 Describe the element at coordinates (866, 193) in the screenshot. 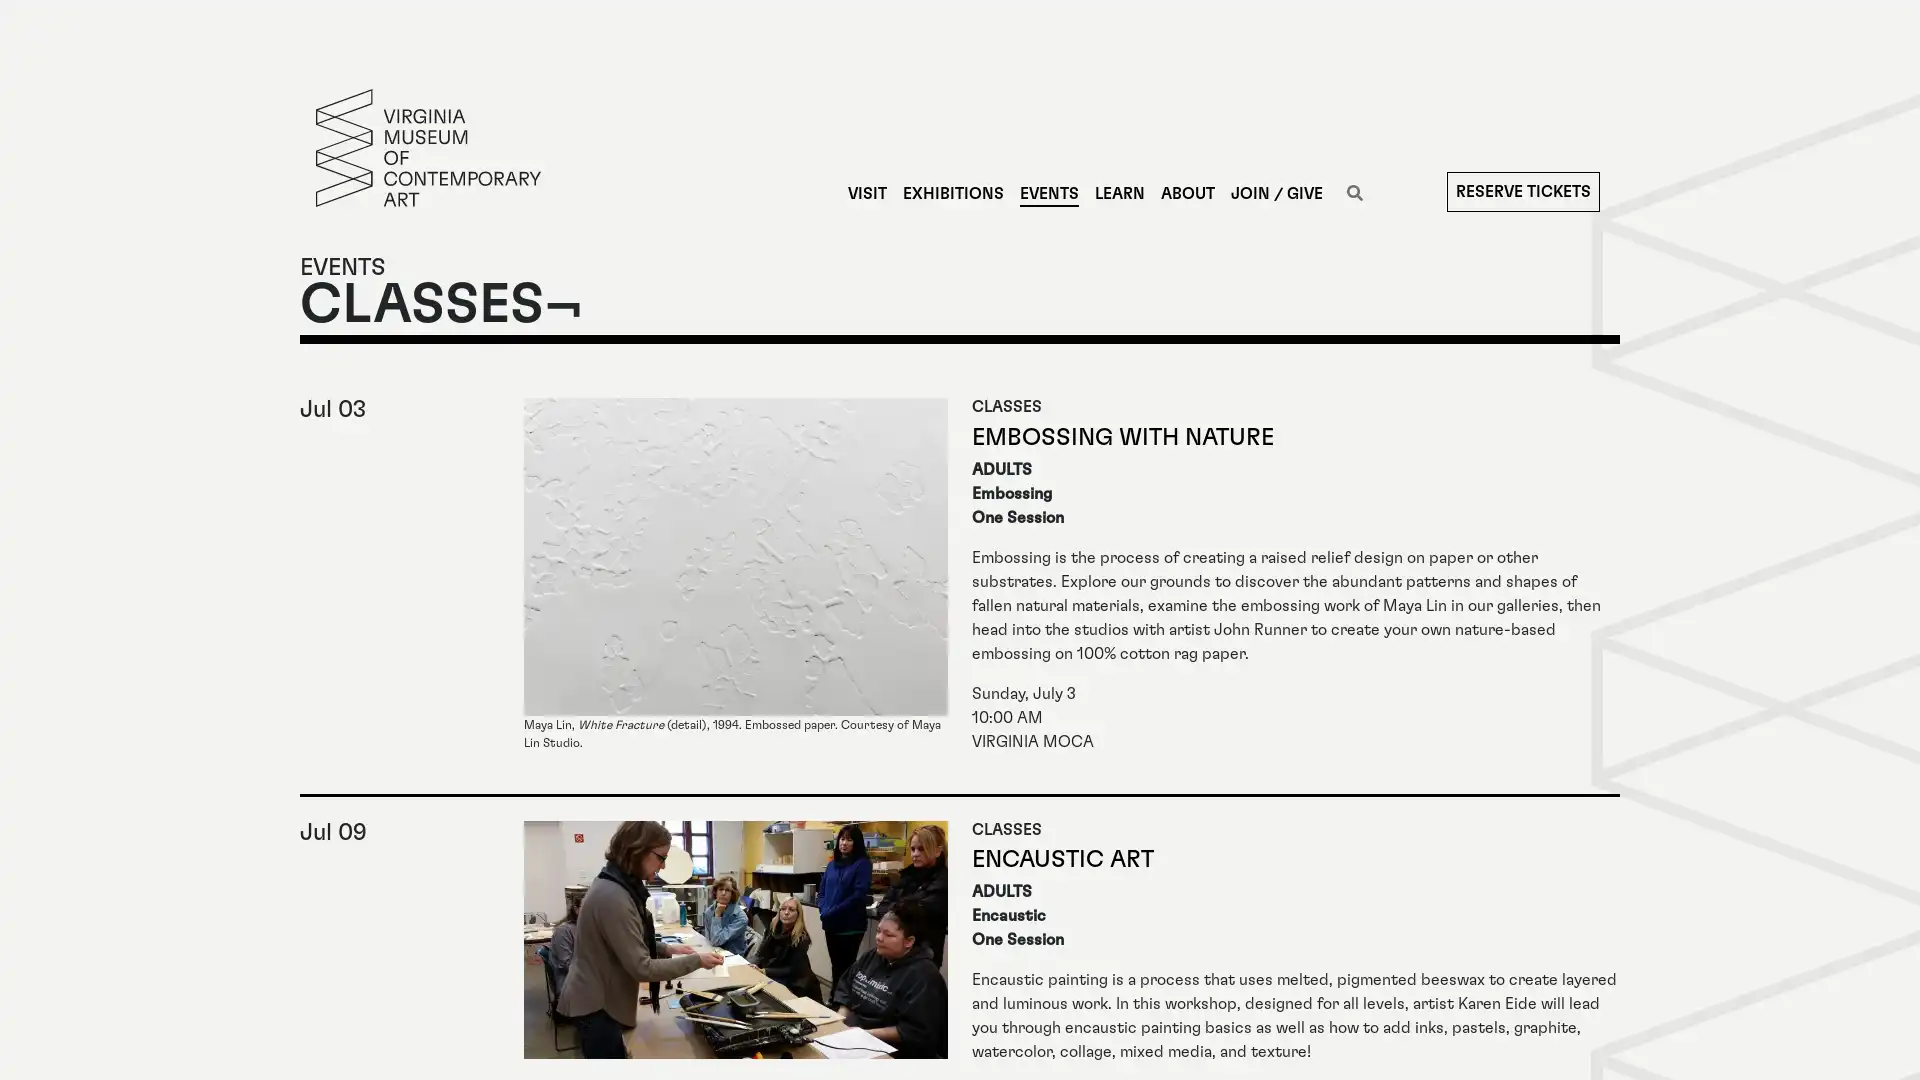

I see `VISIT` at that location.